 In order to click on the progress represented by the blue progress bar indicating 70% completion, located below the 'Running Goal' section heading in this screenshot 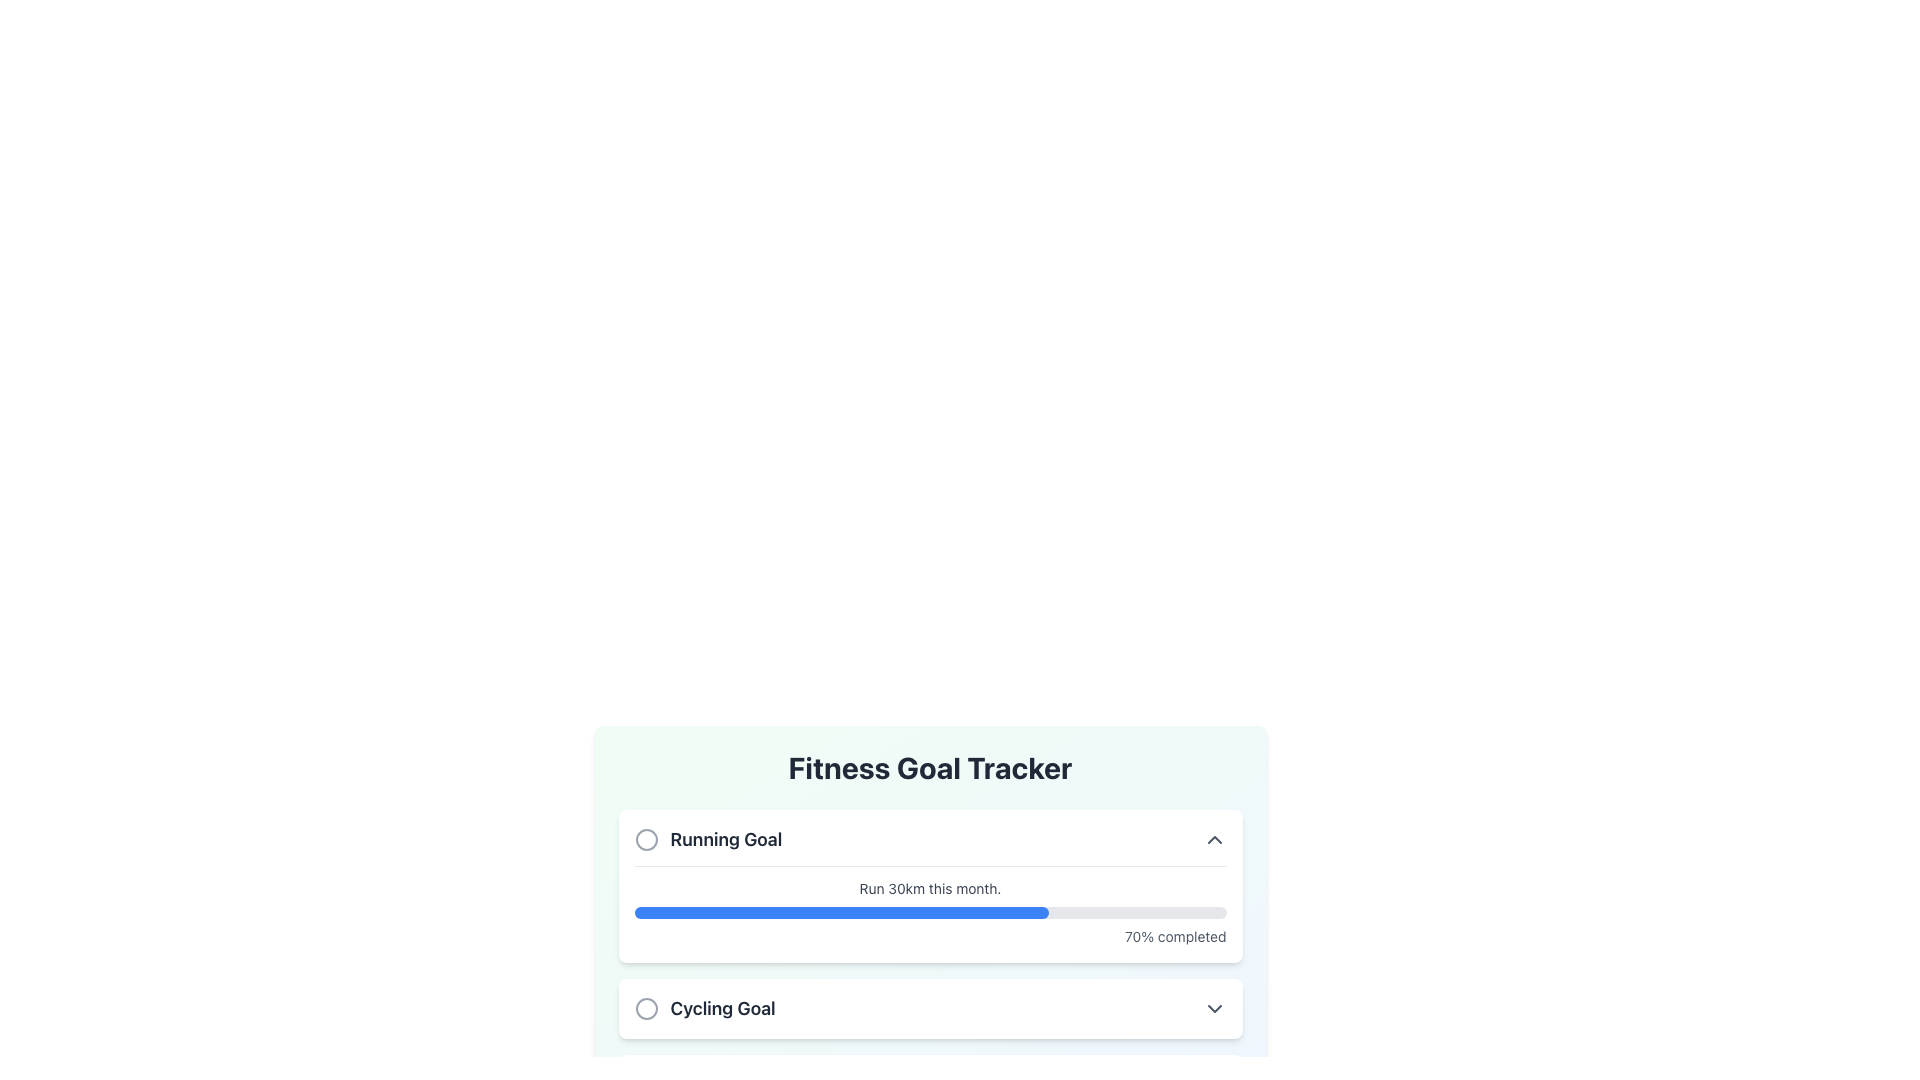, I will do `click(841, 913)`.